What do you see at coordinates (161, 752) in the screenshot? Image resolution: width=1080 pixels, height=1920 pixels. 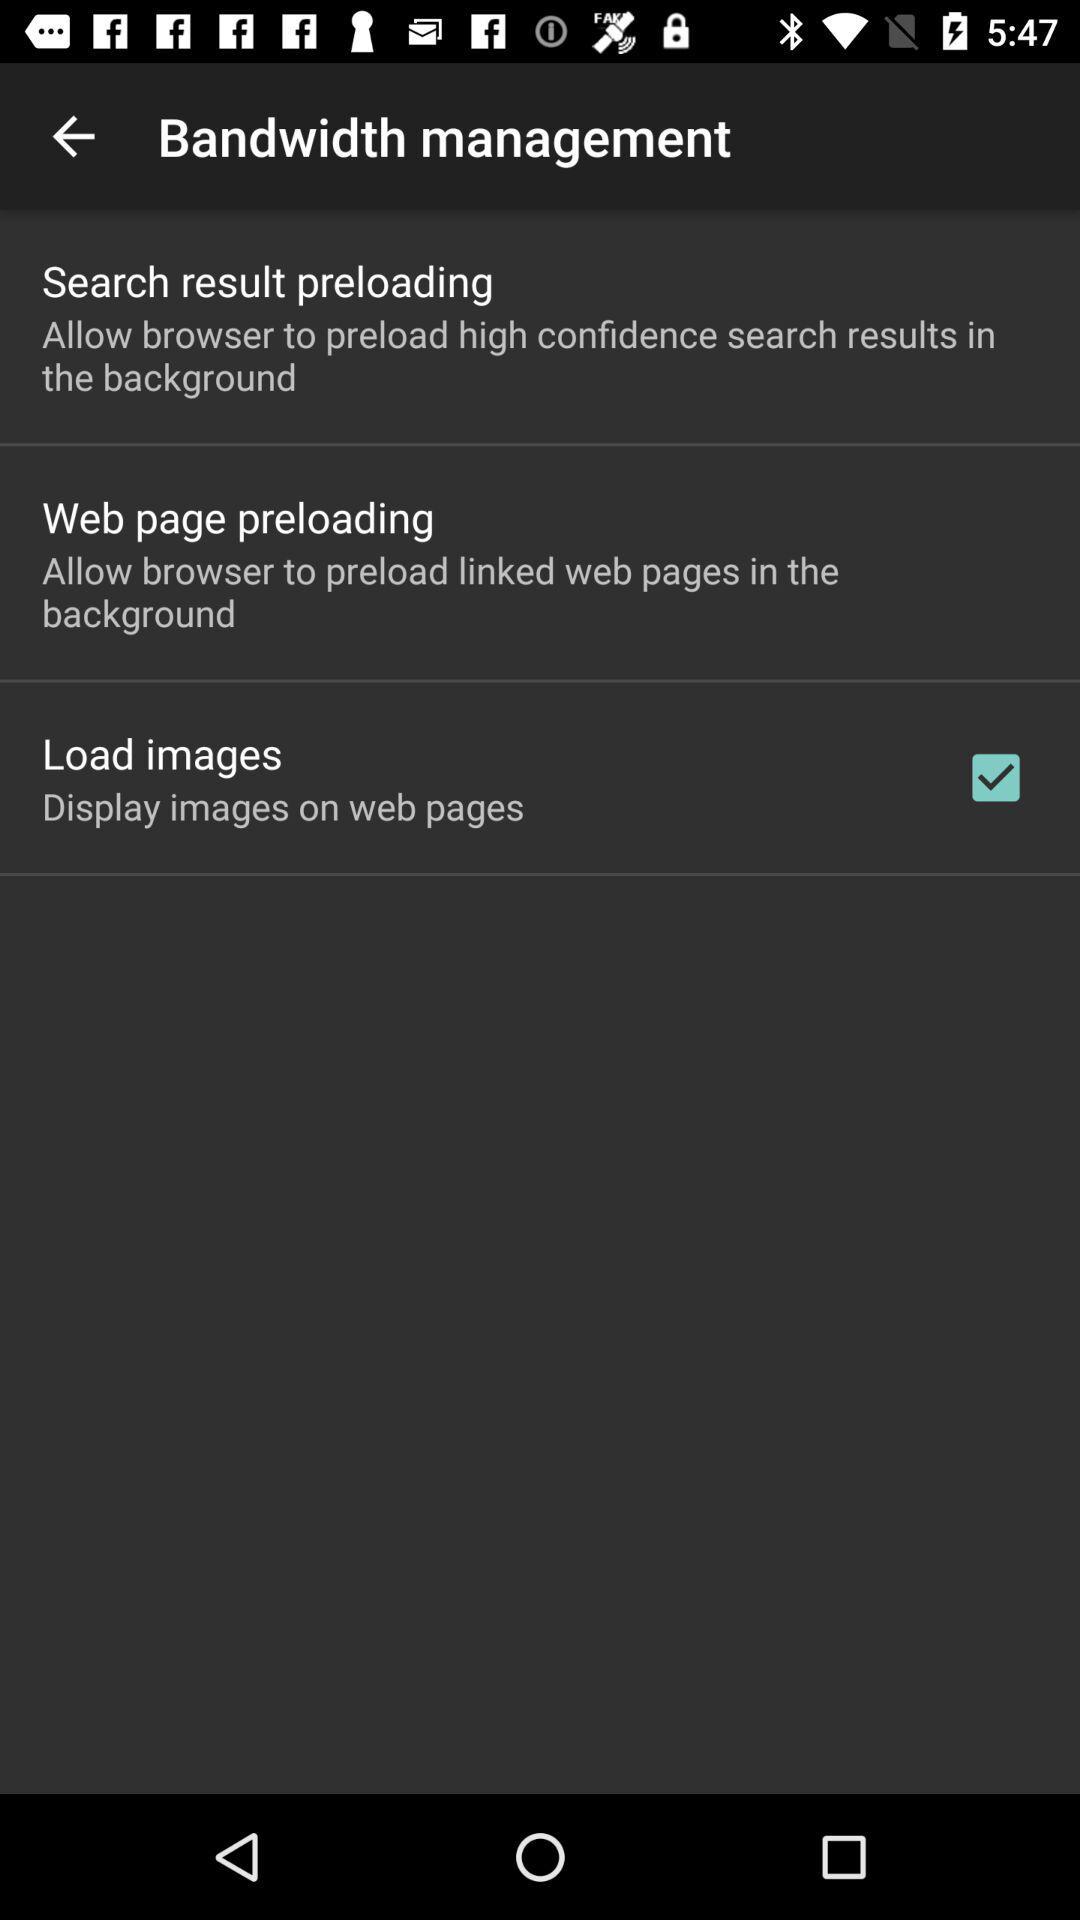 I see `icon above display images on app` at bounding box center [161, 752].